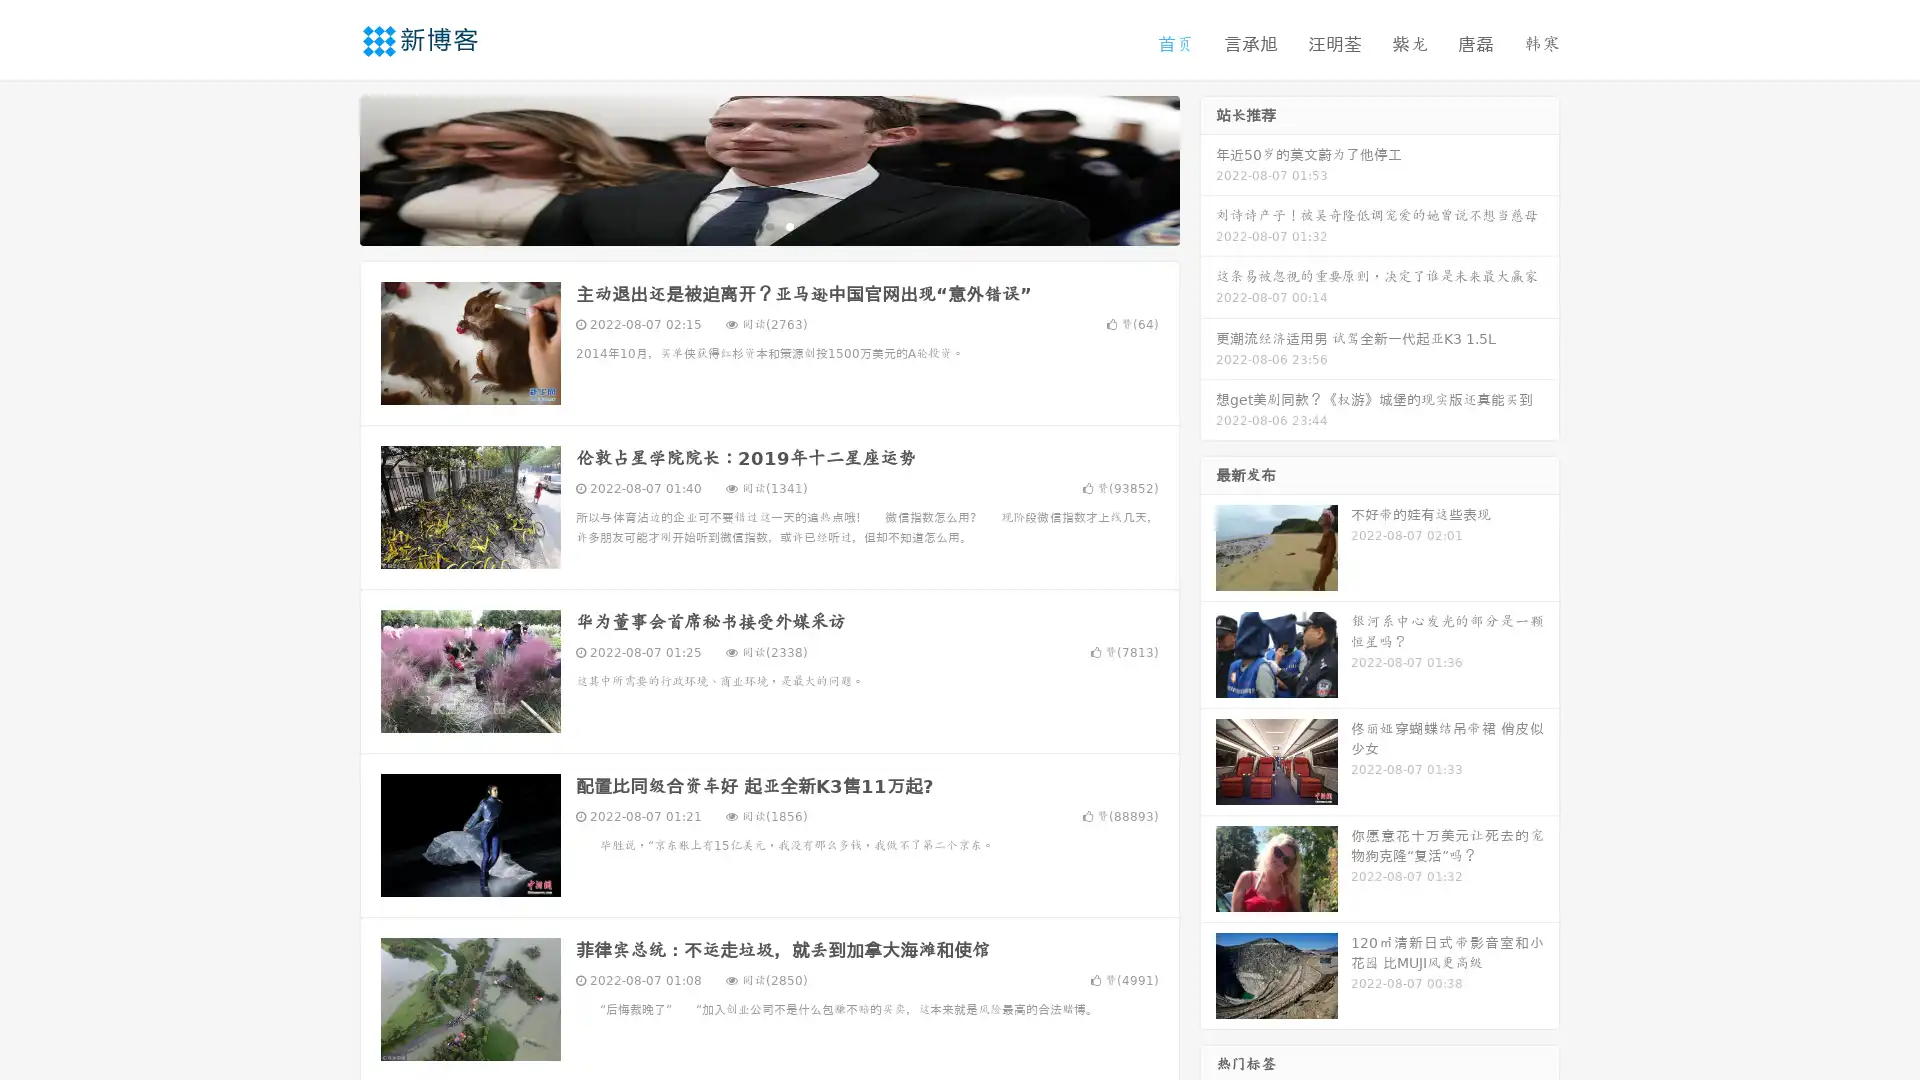 This screenshot has width=1920, height=1080. What do you see at coordinates (768, 225) in the screenshot?
I see `Go to slide 2` at bounding box center [768, 225].